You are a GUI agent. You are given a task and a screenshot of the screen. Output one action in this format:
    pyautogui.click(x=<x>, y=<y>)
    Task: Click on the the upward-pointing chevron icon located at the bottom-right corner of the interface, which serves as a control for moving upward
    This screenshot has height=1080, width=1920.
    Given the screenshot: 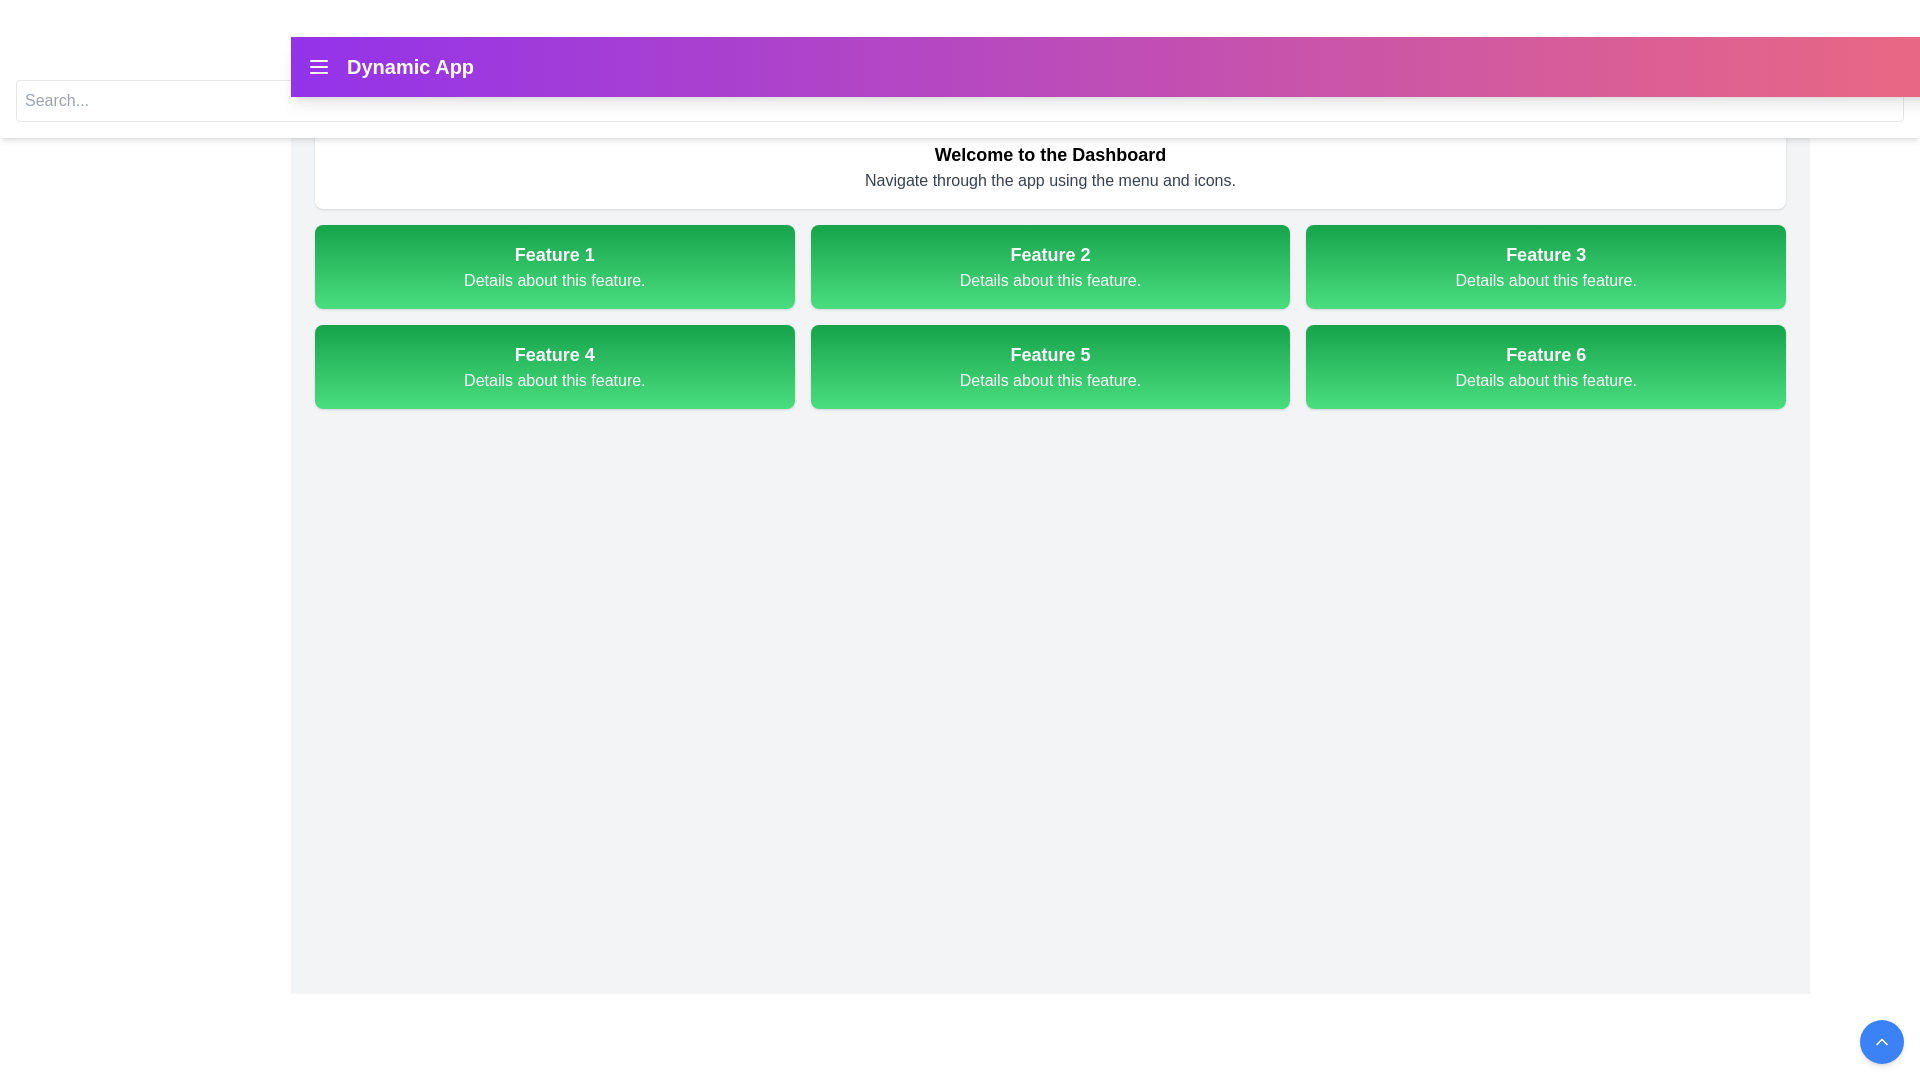 What is the action you would take?
    pyautogui.click(x=1880, y=1040)
    